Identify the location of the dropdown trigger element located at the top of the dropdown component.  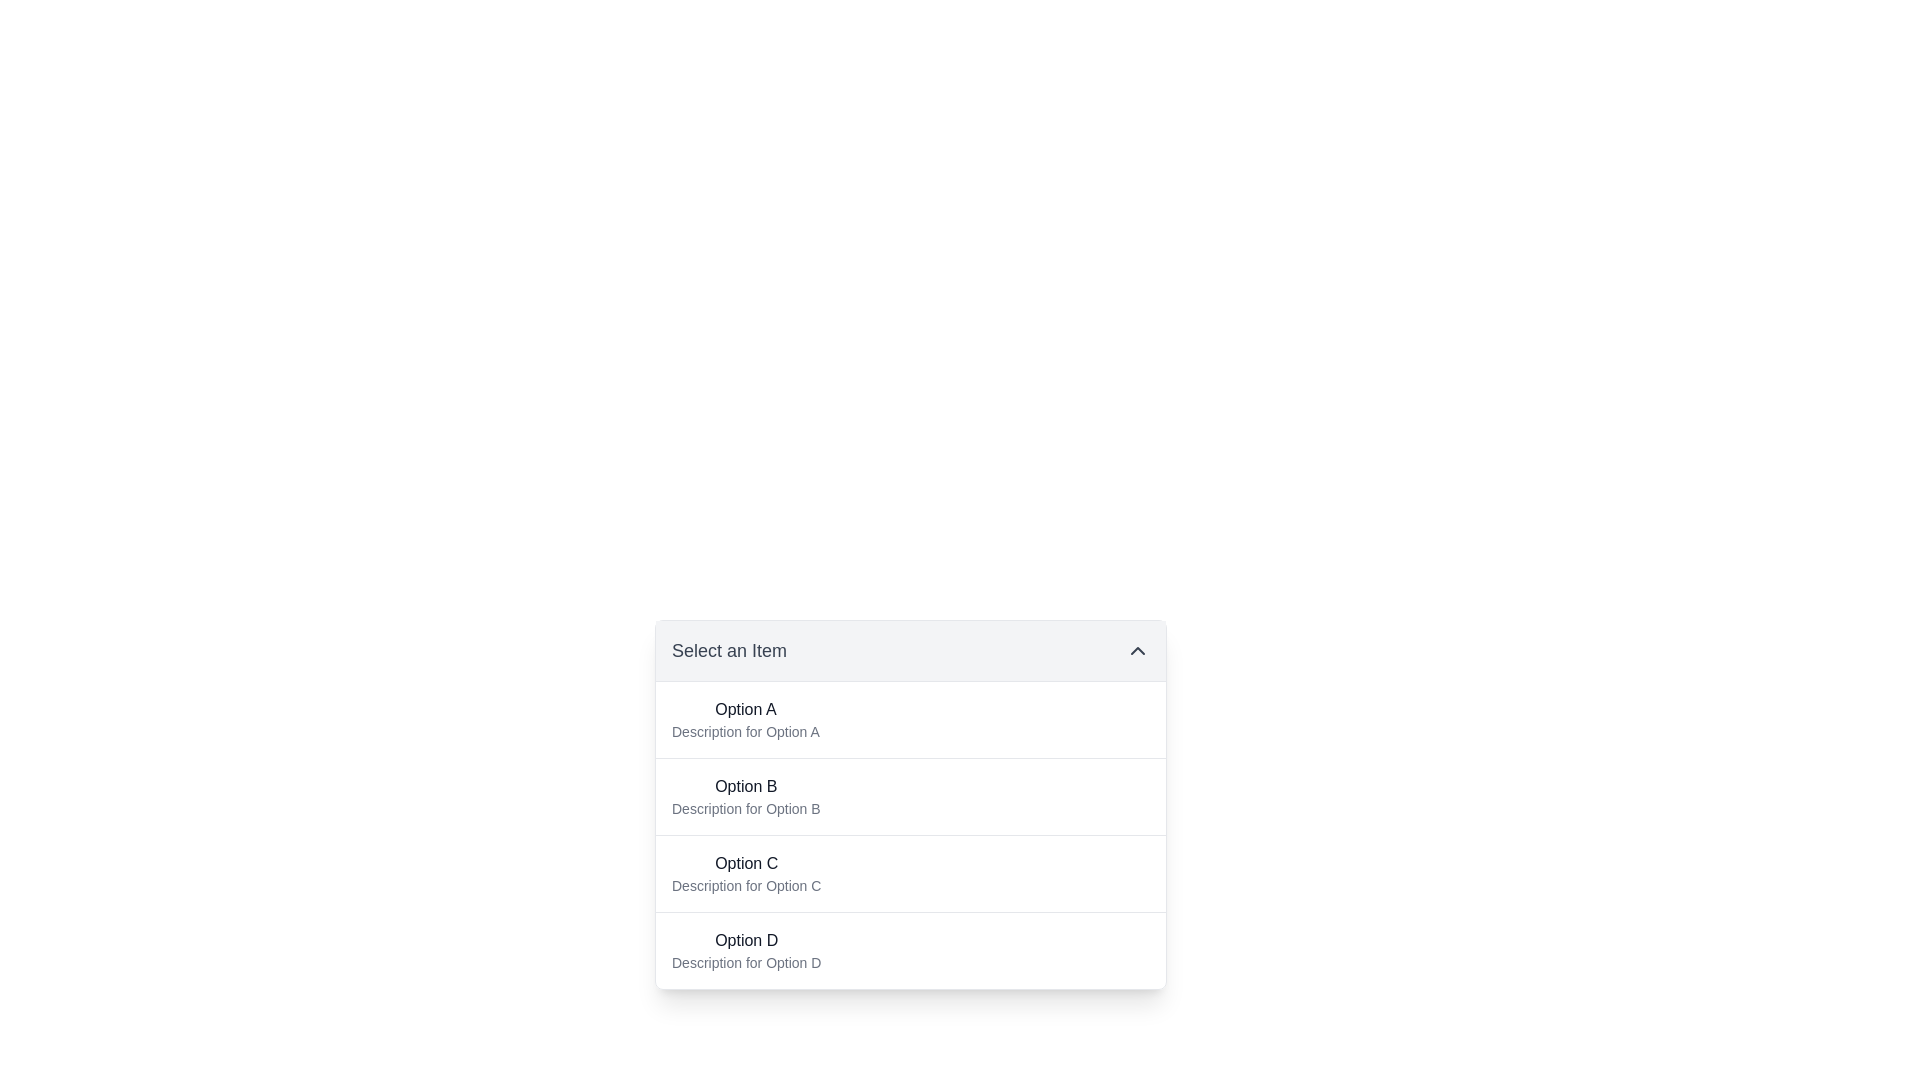
(910, 651).